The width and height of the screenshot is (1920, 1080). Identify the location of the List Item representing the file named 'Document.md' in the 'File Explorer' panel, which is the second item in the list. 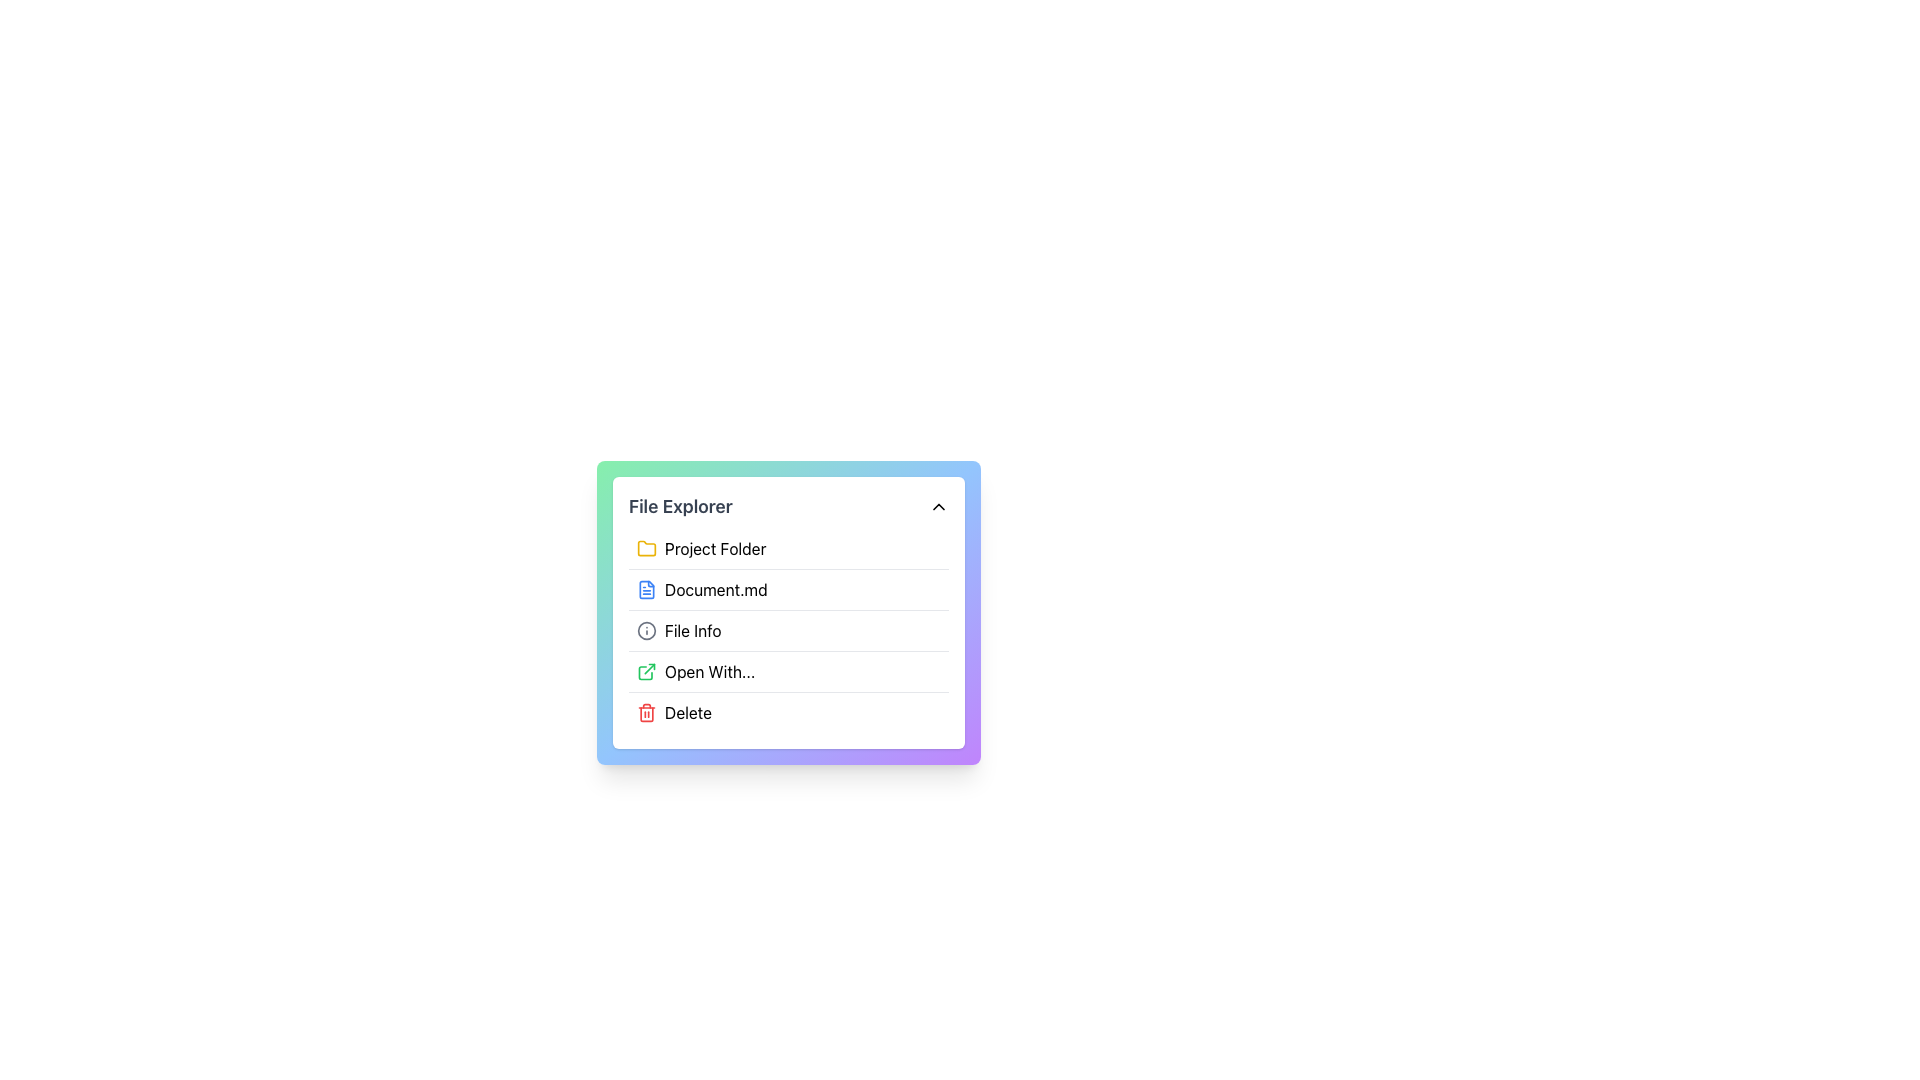
(787, 588).